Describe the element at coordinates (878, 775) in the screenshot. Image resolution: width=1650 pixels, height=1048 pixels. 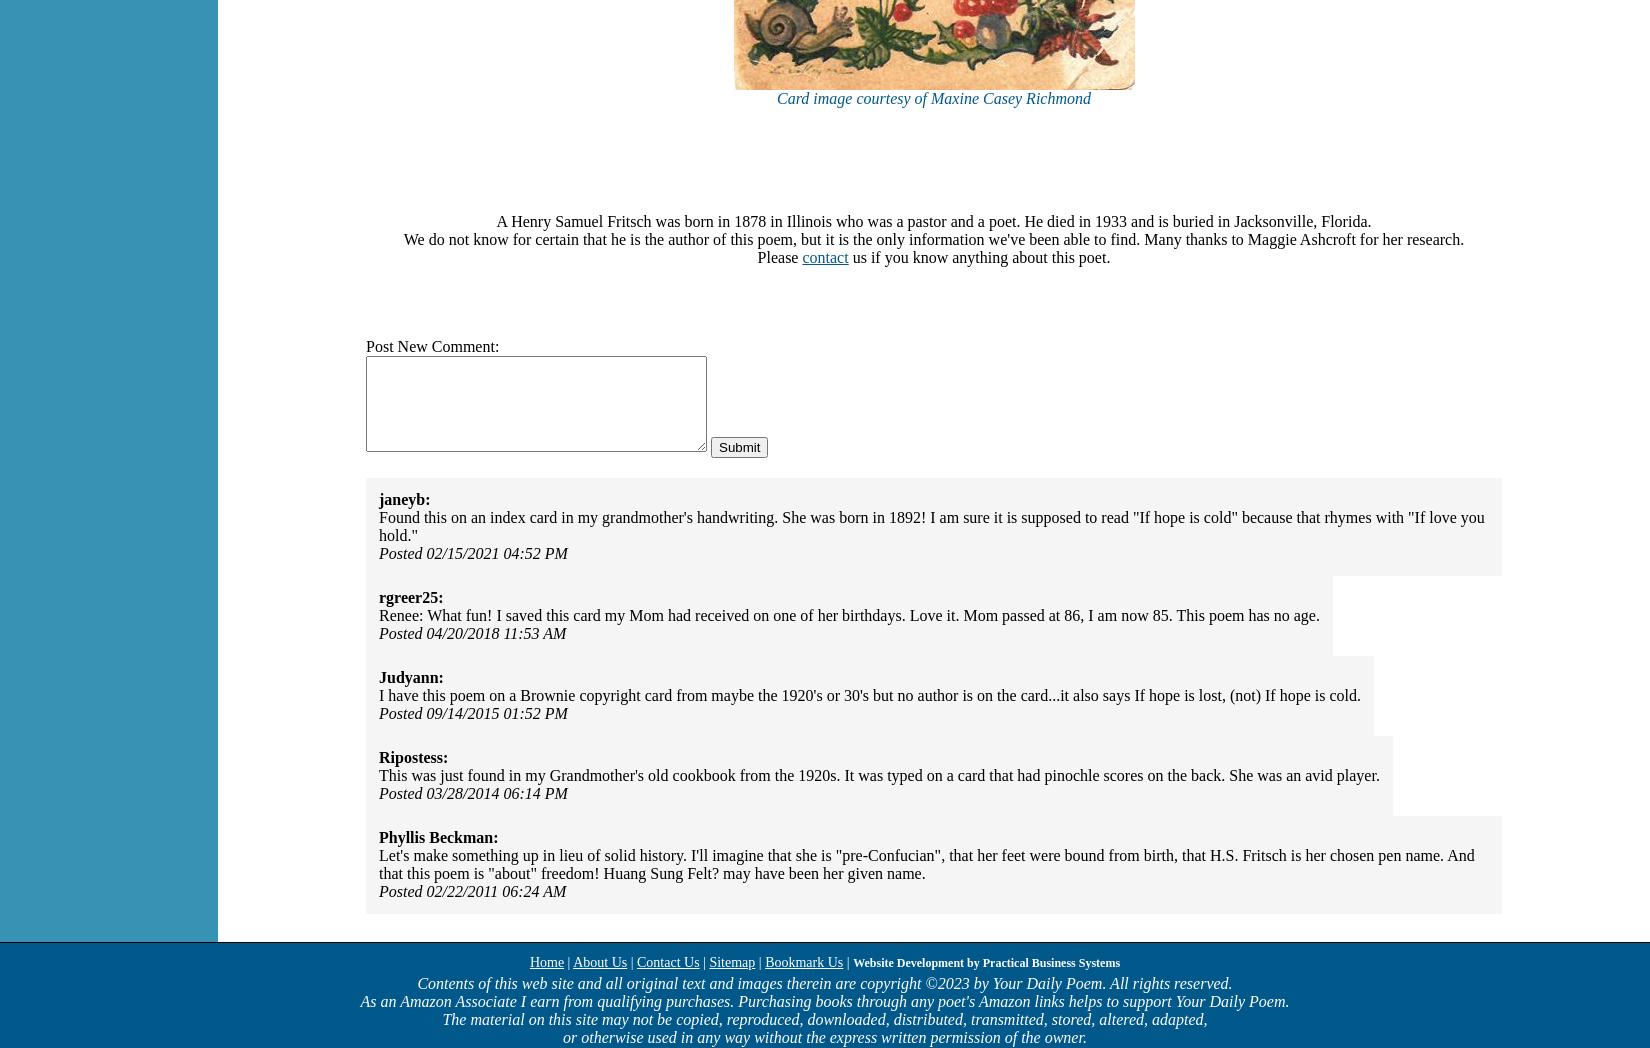
I see `'This was just found in my Grandmother's old cookbook from the 1920s.  It was typed on a card that had pinochle scores on the back.  She was an avid player.'` at that location.